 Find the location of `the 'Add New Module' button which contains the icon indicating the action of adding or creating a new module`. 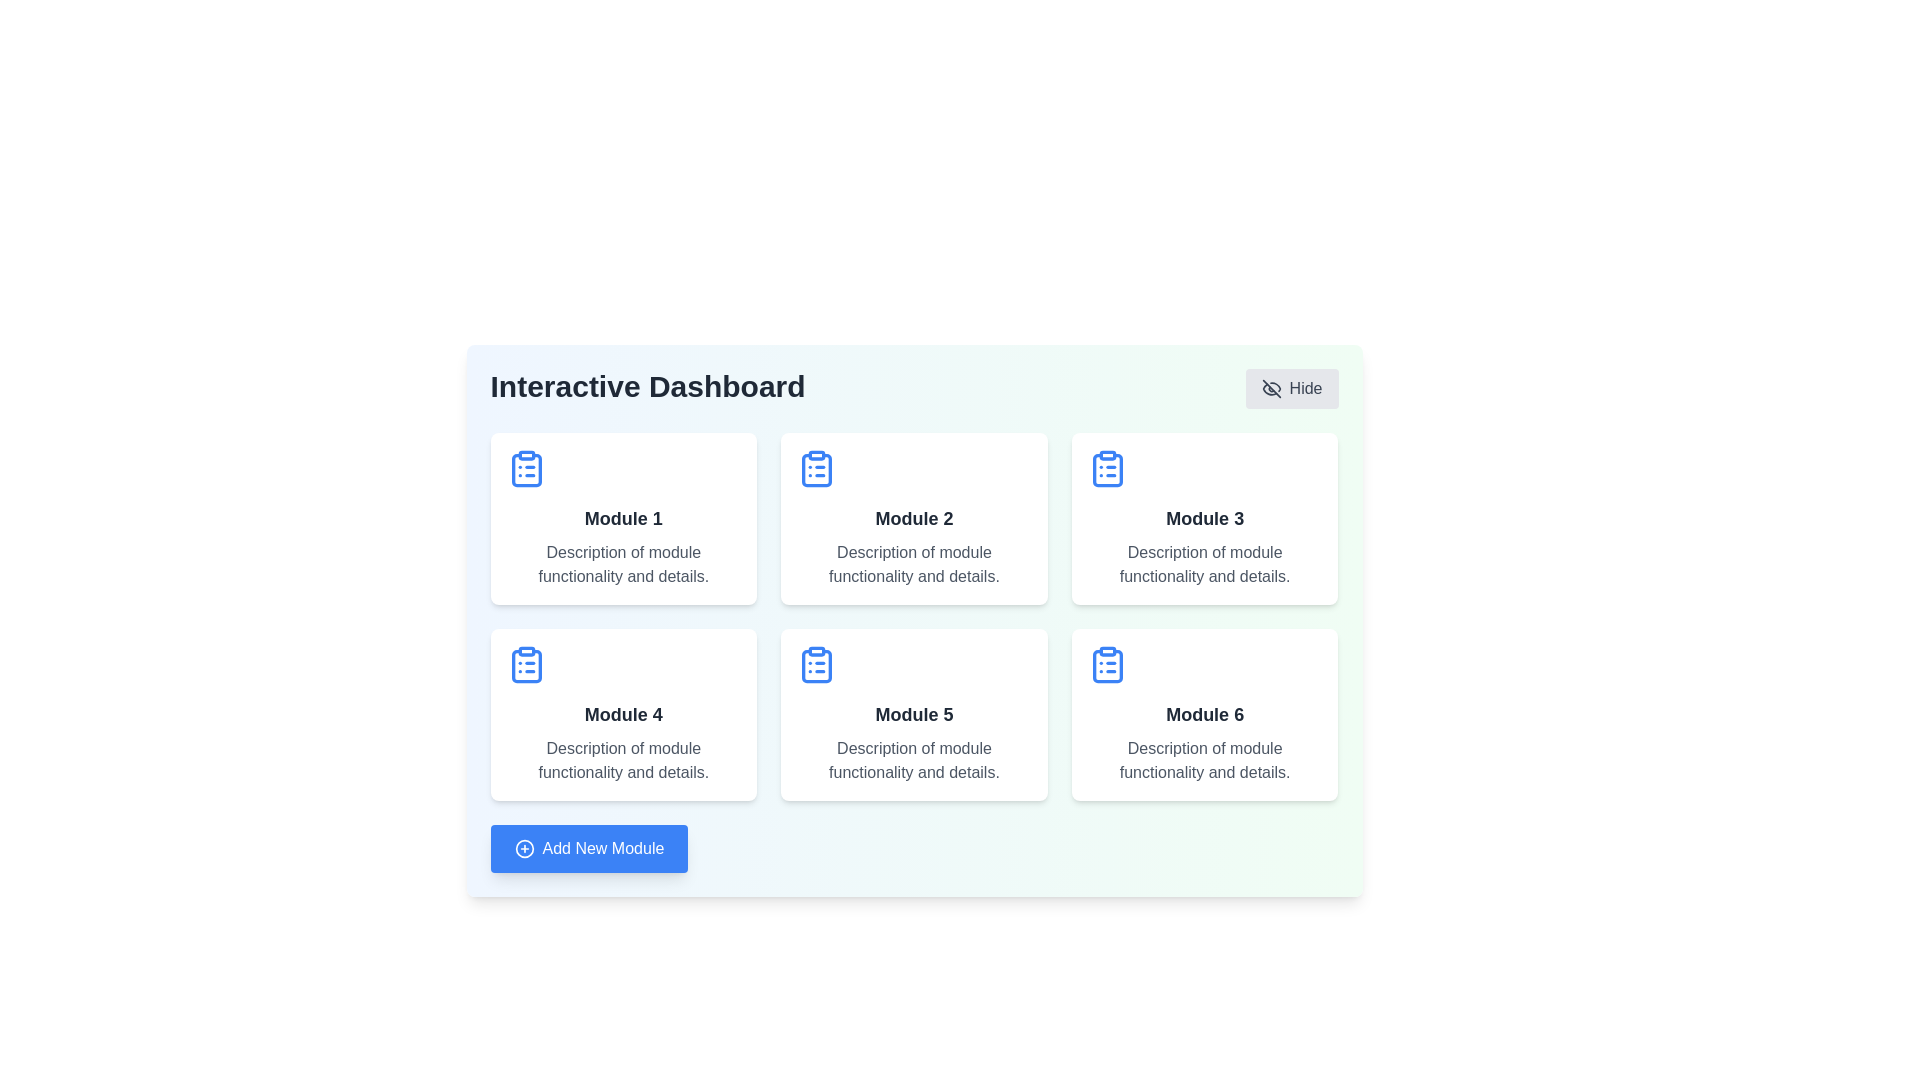

the 'Add New Module' button which contains the icon indicating the action of adding or creating a new module is located at coordinates (524, 848).